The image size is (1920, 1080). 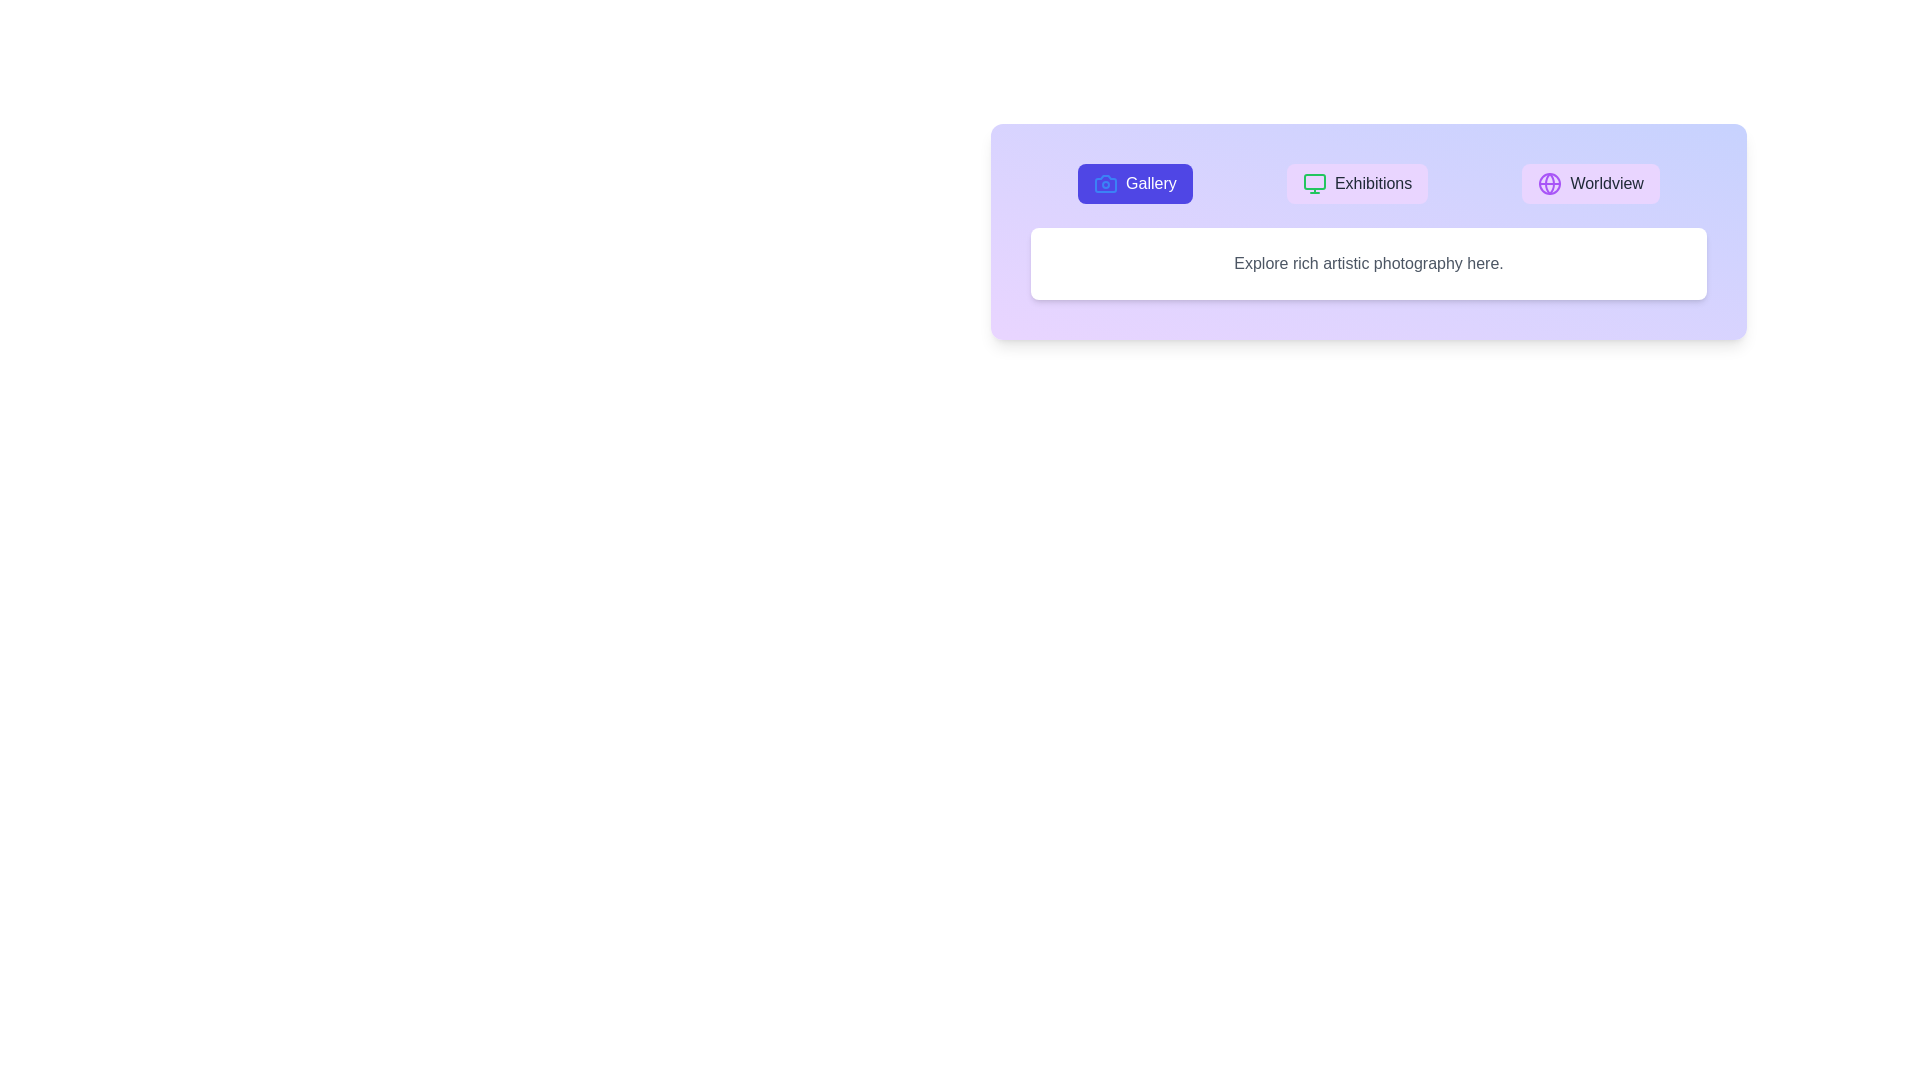 I want to click on the Gallery tab button to see its hover effect, so click(x=1135, y=184).